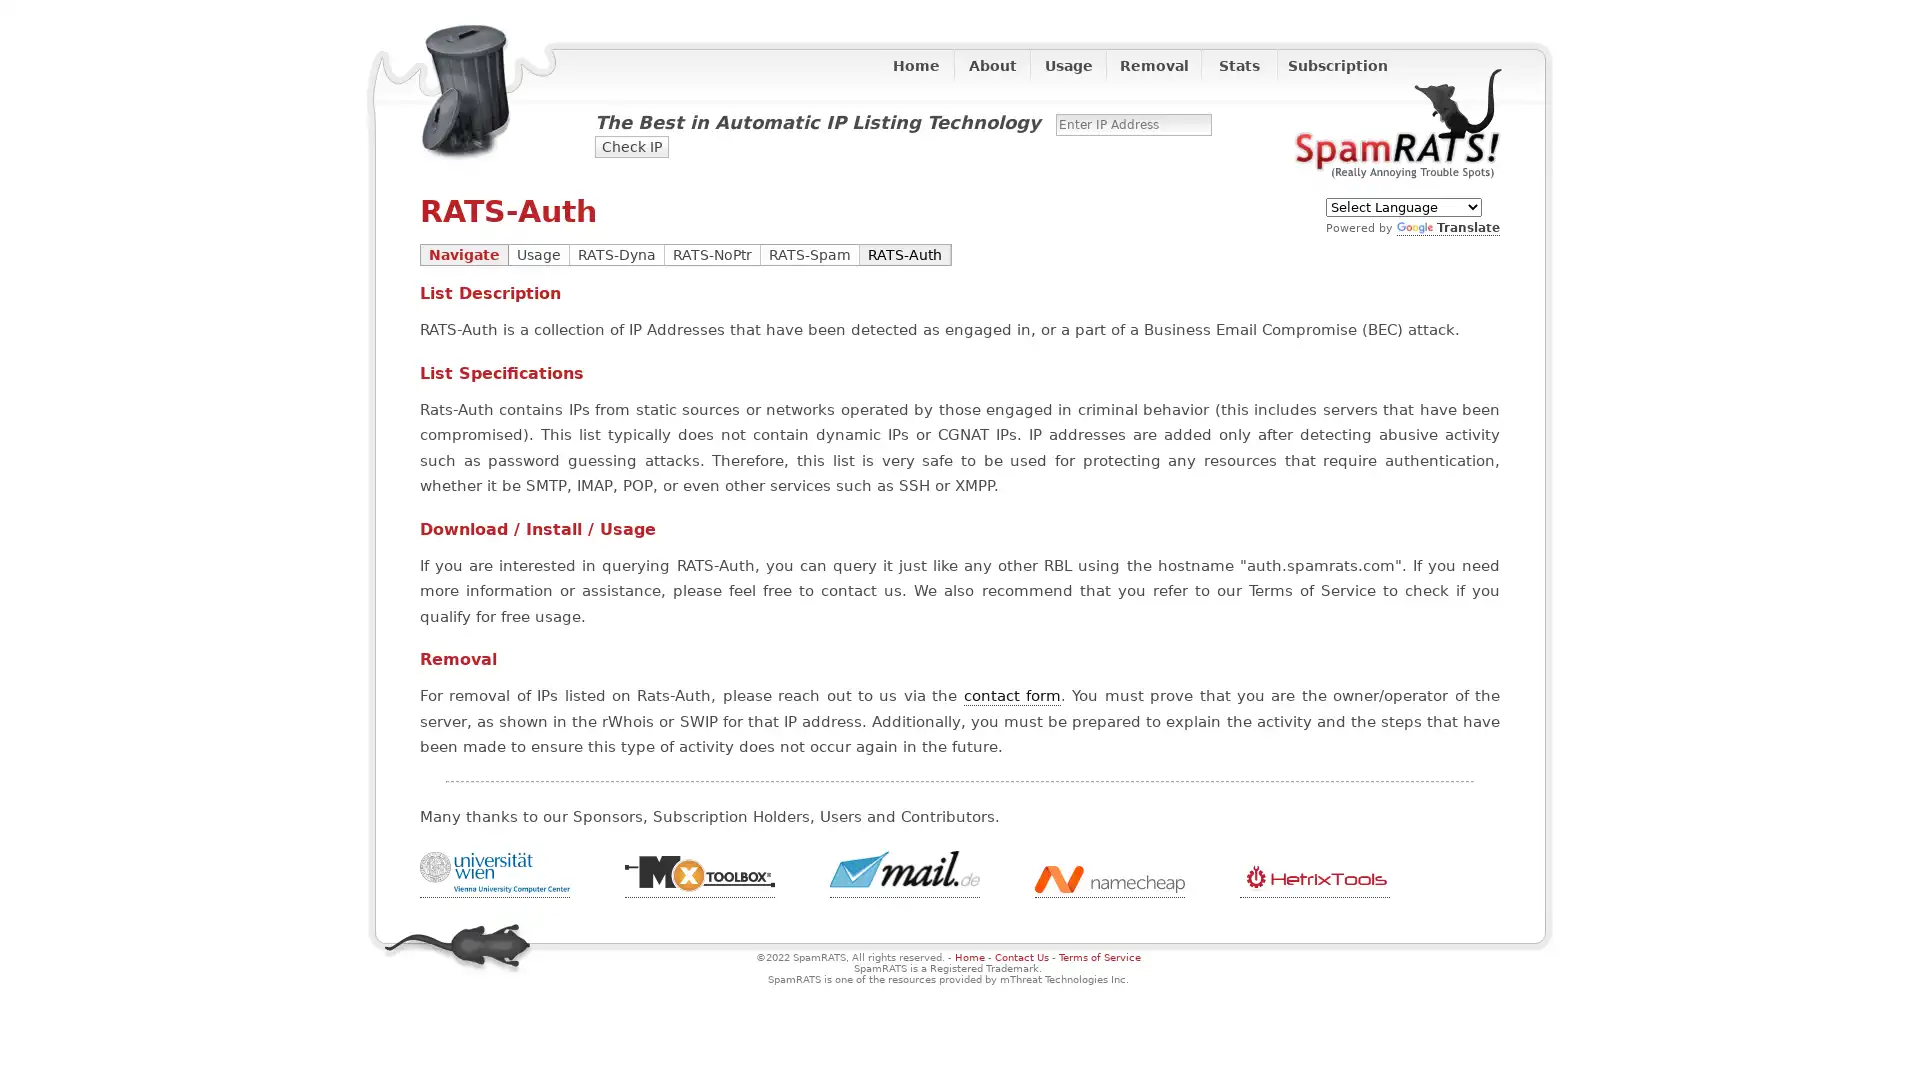 The image size is (1920, 1080). I want to click on Check IP, so click(631, 145).